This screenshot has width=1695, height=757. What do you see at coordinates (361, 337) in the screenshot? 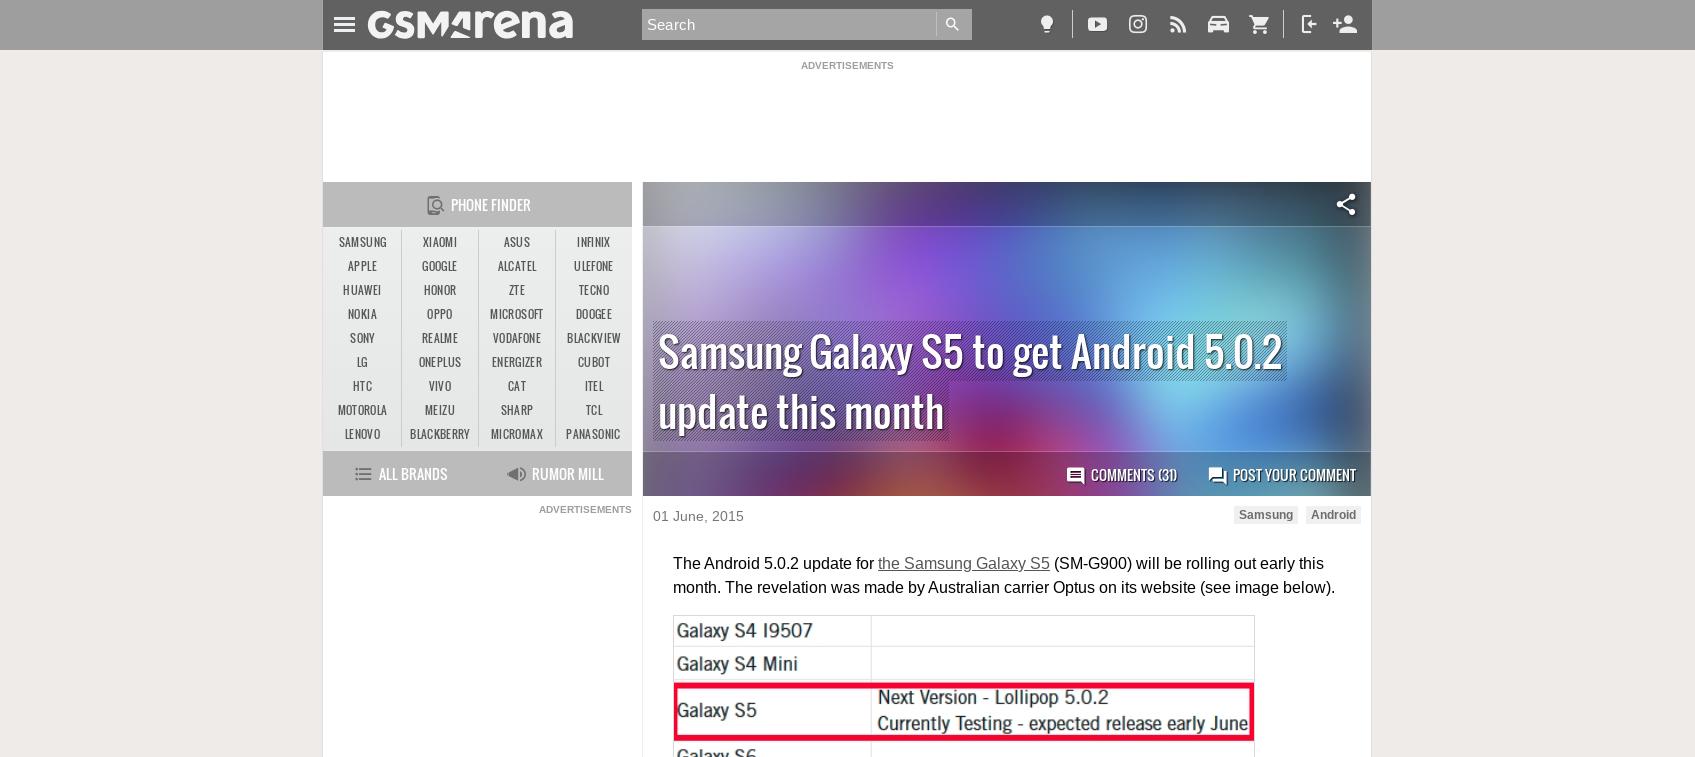
I see `'Sony'` at bounding box center [361, 337].